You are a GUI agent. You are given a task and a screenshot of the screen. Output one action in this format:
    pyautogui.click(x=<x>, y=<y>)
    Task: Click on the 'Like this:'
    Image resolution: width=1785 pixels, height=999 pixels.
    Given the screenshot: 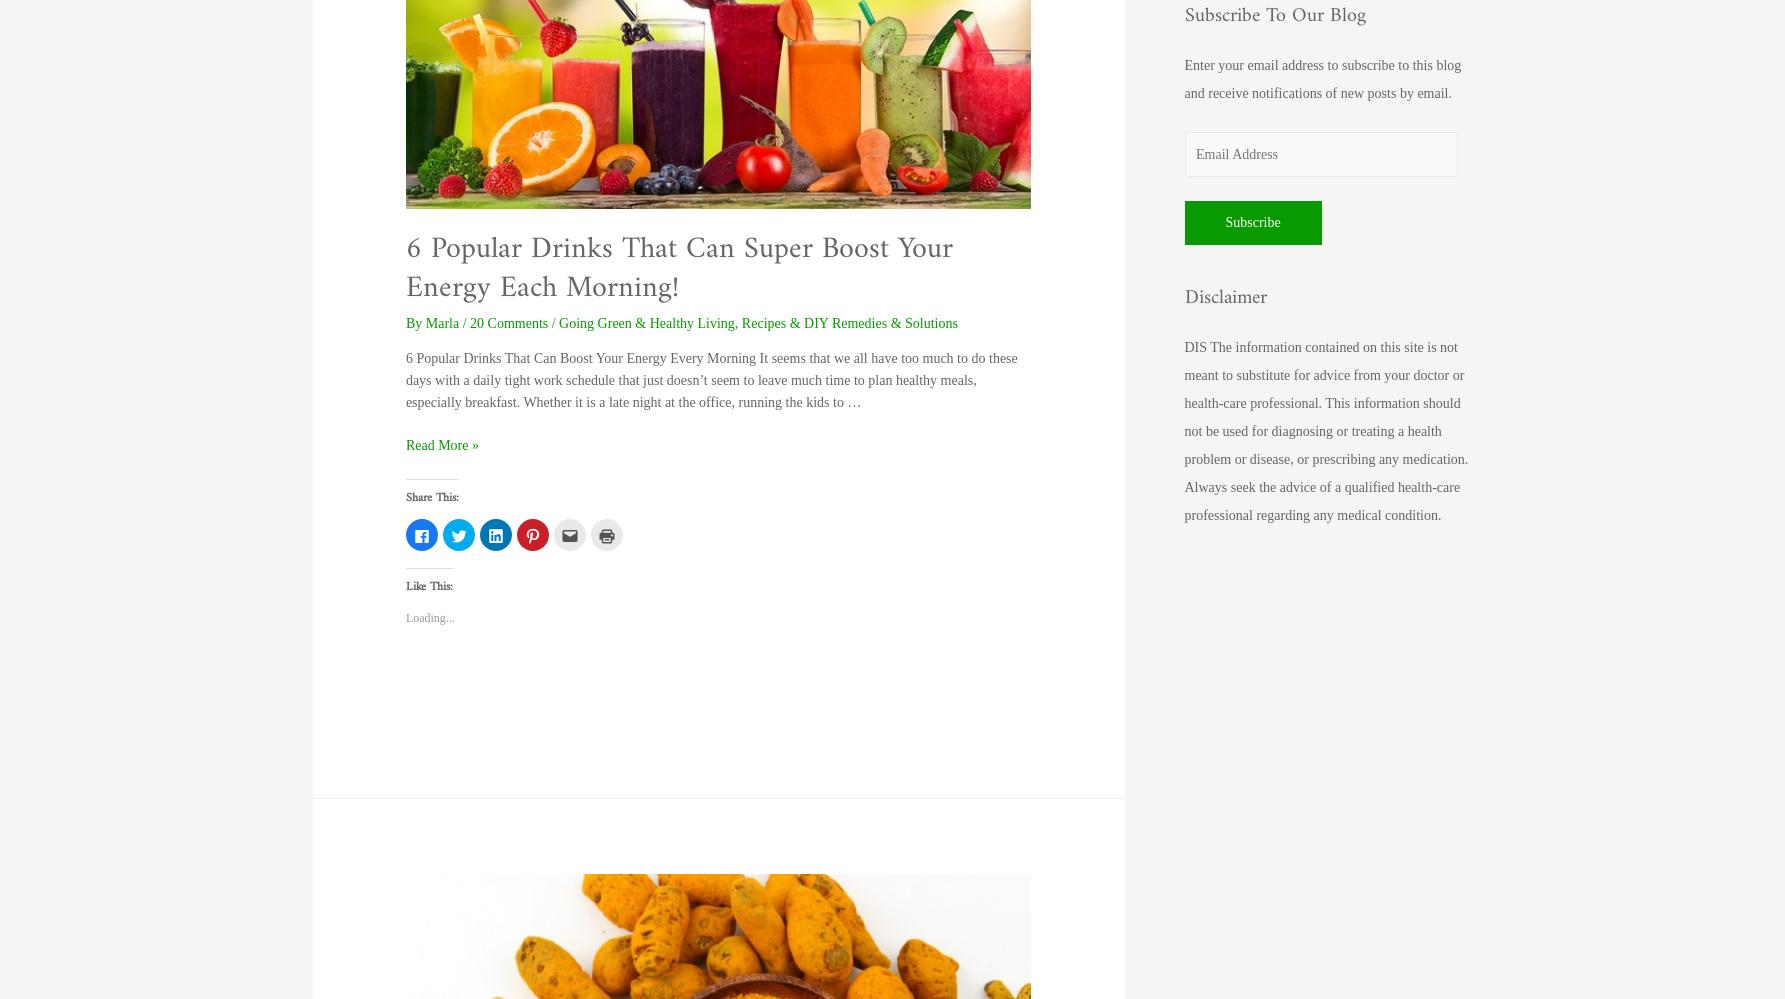 What is the action you would take?
    pyautogui.click(x=427, y=586)
    